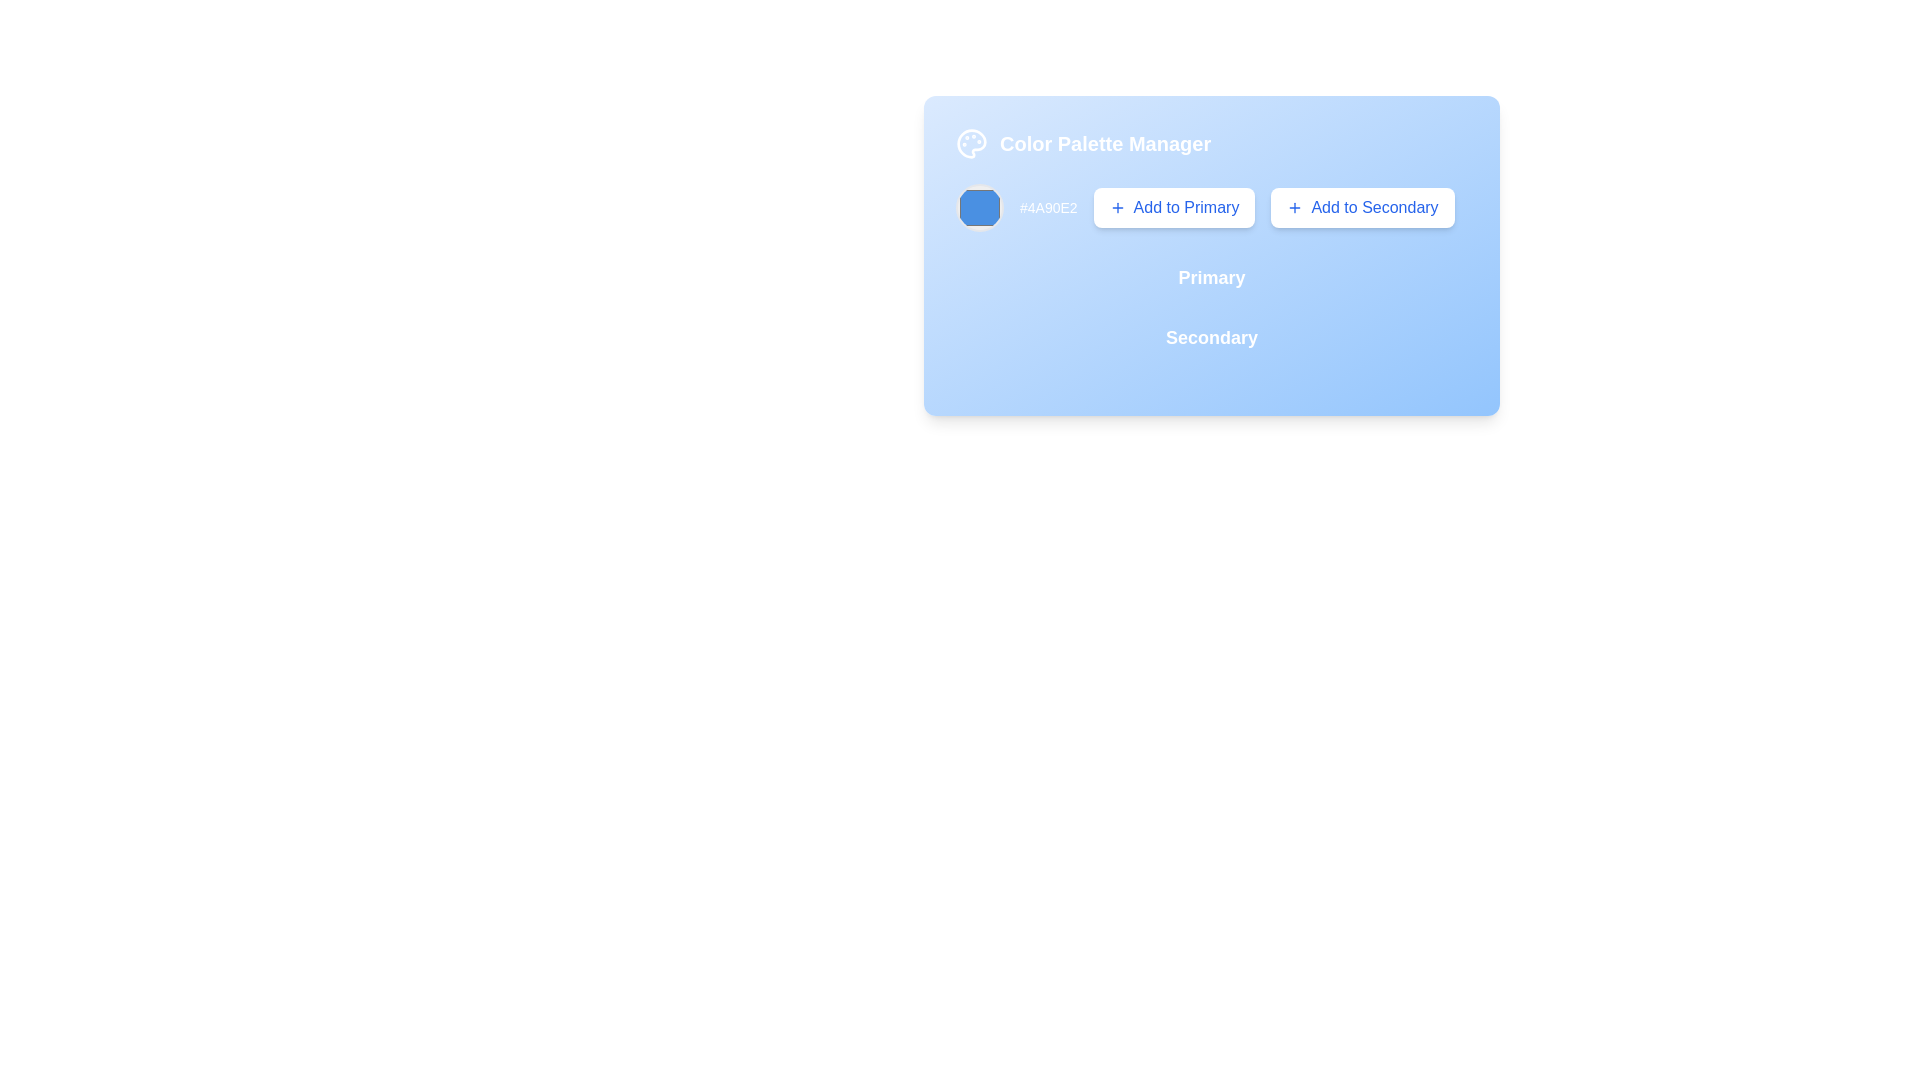  I want to click on the 'Primary' text label, which is displayed in bold white font on a soft blue background, located under the 'Color Palette Manager' header, so click(1210, 277).